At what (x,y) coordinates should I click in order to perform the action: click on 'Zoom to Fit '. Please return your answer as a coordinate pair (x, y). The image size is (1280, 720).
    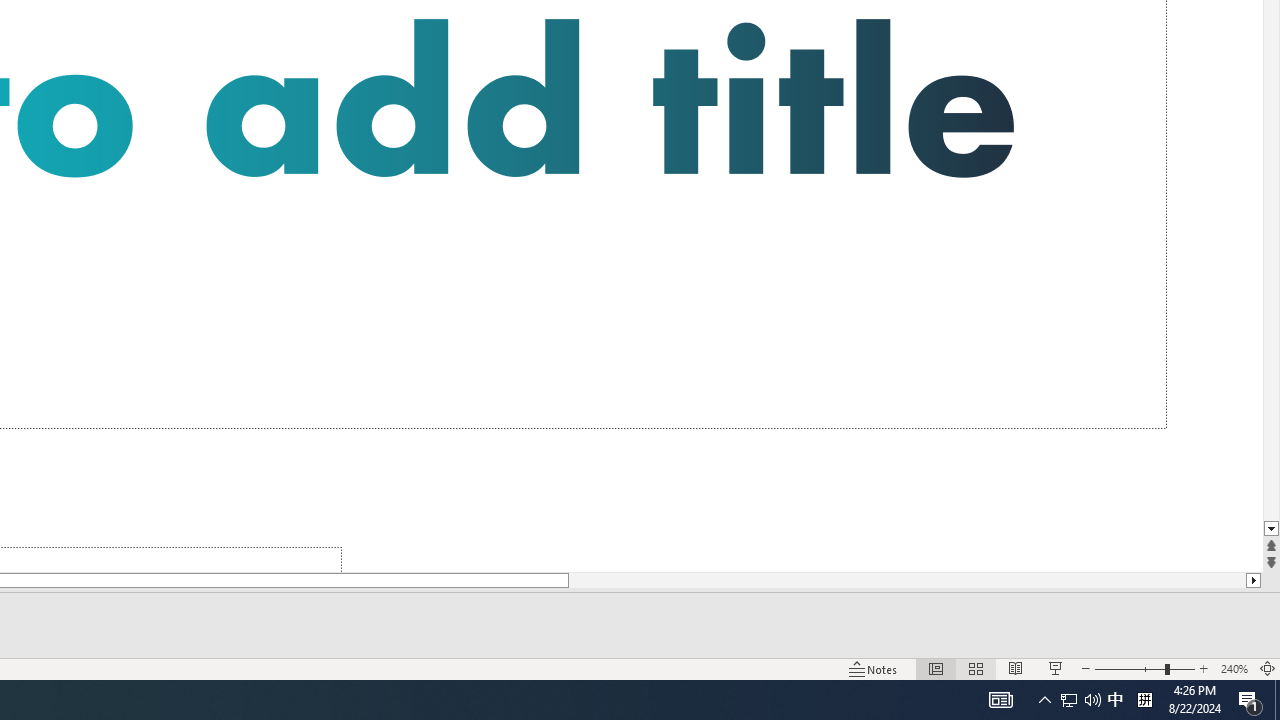
    Looking at the image, I should click on (1266, 669).